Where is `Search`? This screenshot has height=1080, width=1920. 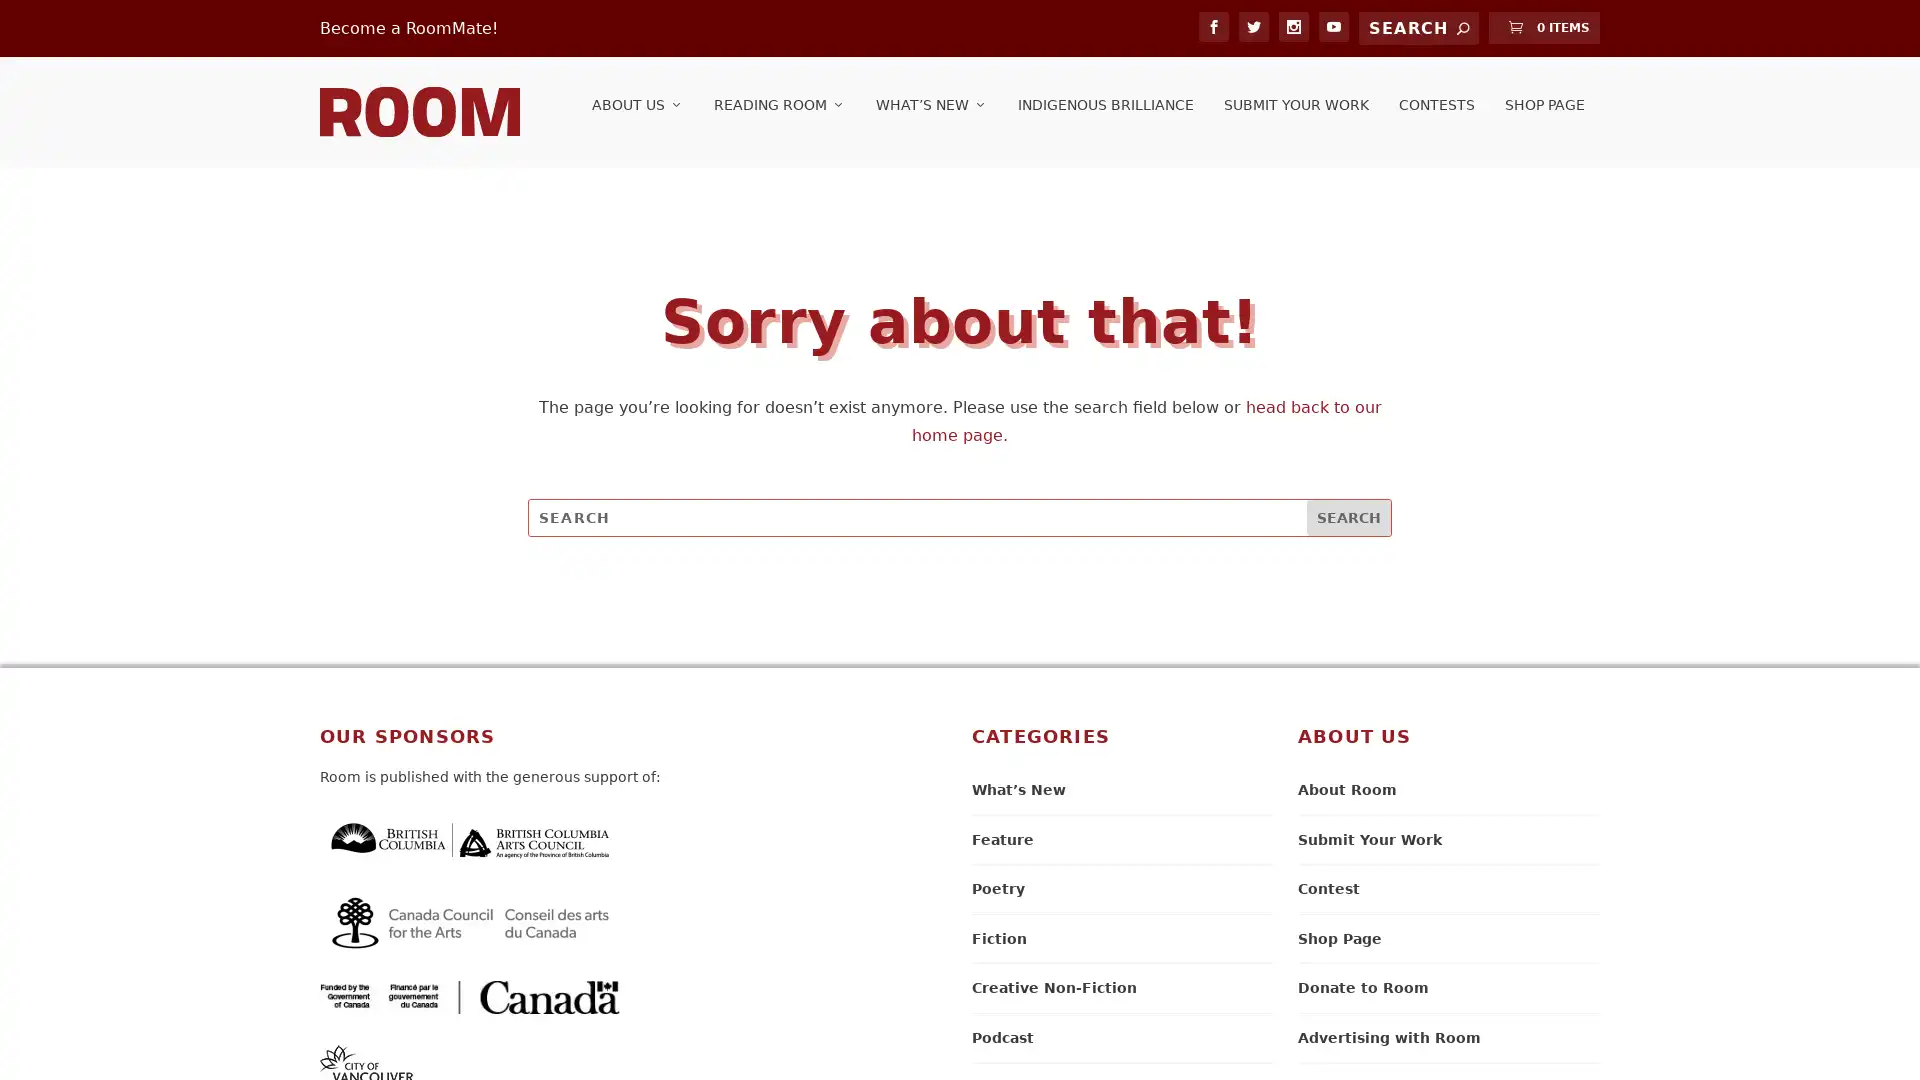
Search is located at coordinates (1348, 530).